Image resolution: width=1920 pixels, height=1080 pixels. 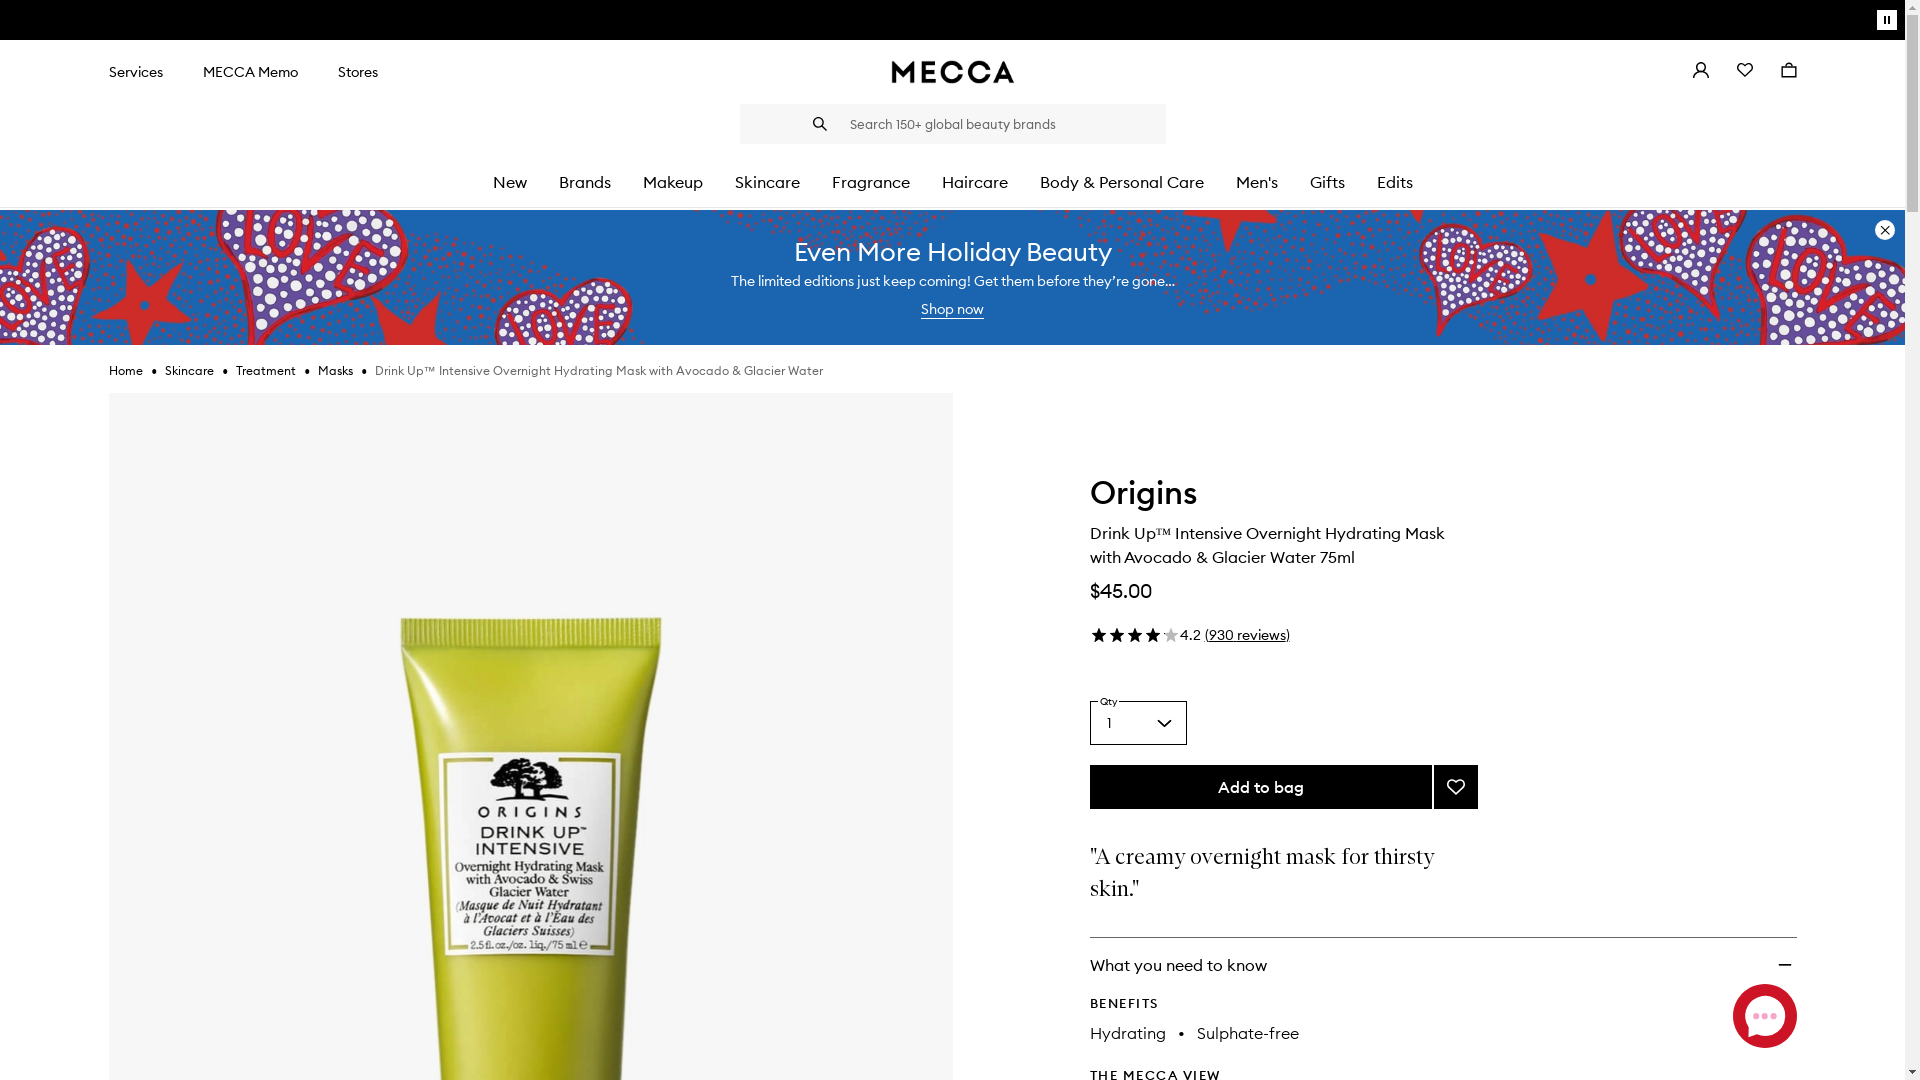 What do you see at coordinates (1698, 71) in the screenshot?
I see `'Account'` at bounding box center [1698, 71].